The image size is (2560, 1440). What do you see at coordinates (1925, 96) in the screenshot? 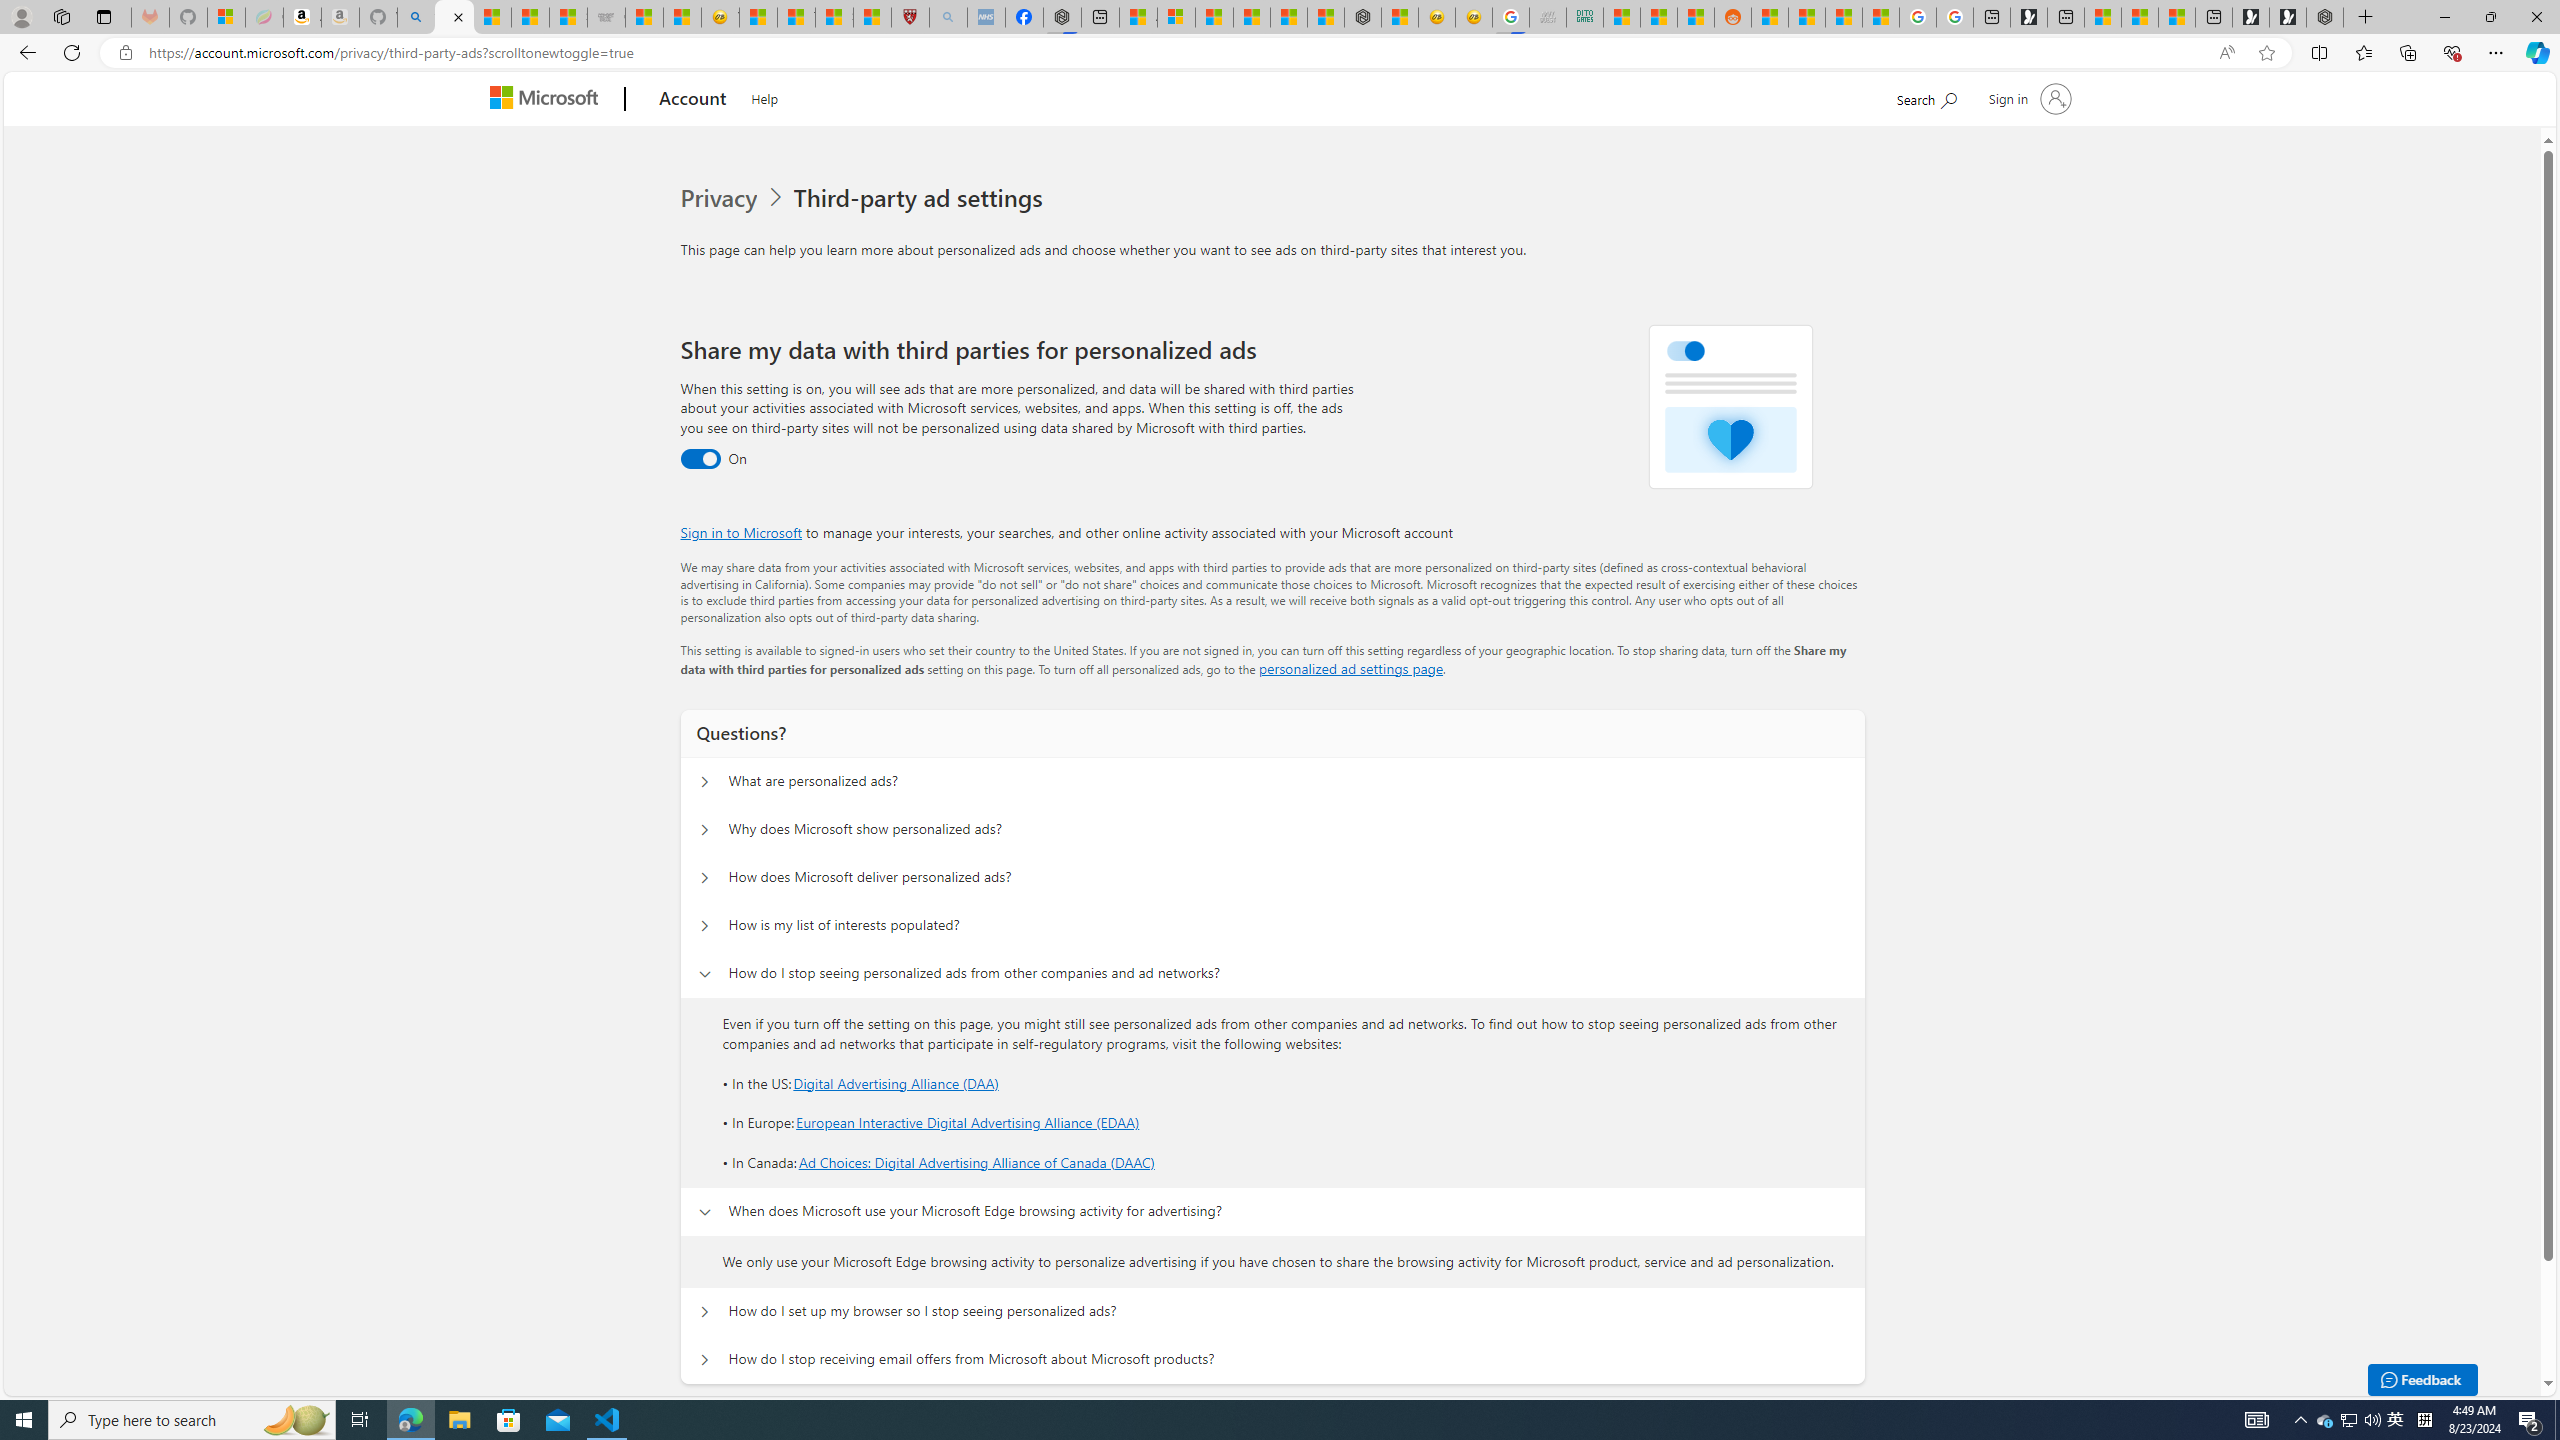
I see `'Search Microsoft.com'` at bounding box center [1925, 96].